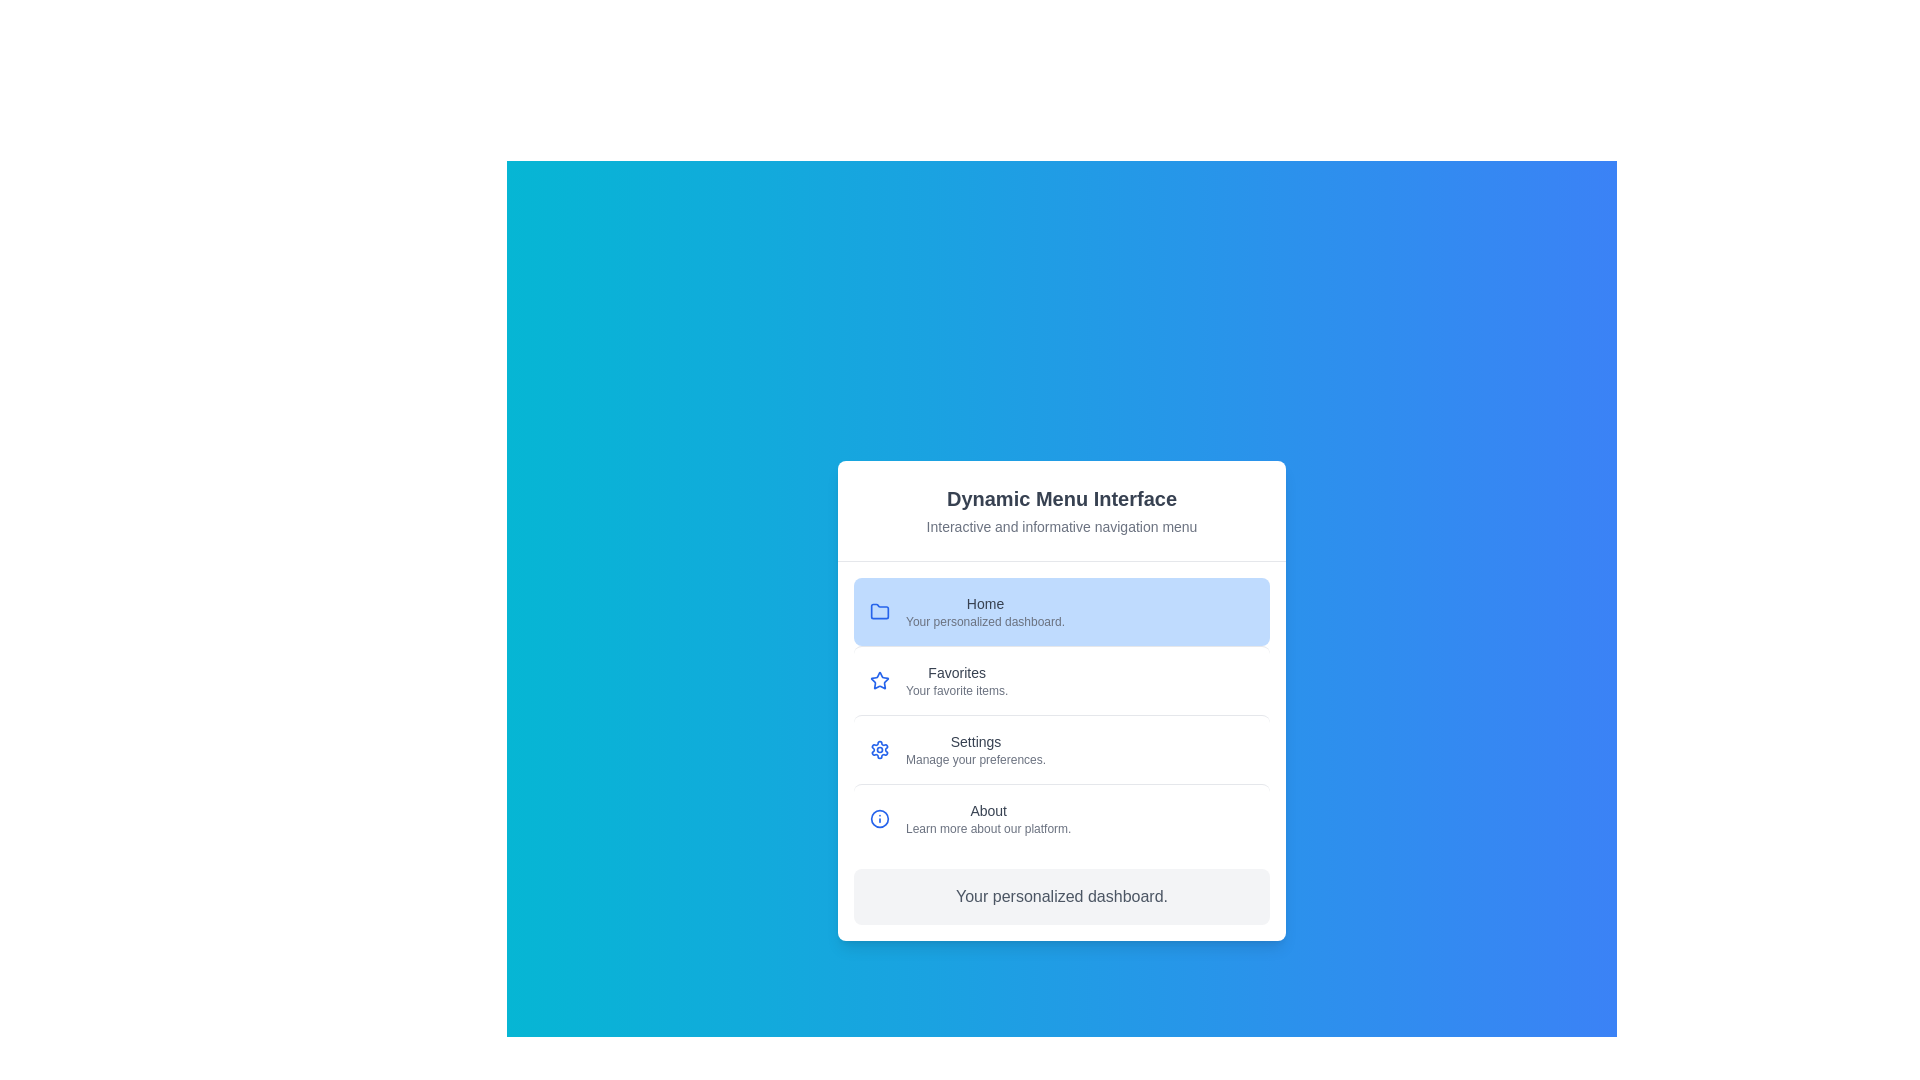  What do you see at coordinates (1060, 818) in the screenshot?
I see `the menu item About to display its description` at bounding box center [1060, 818].